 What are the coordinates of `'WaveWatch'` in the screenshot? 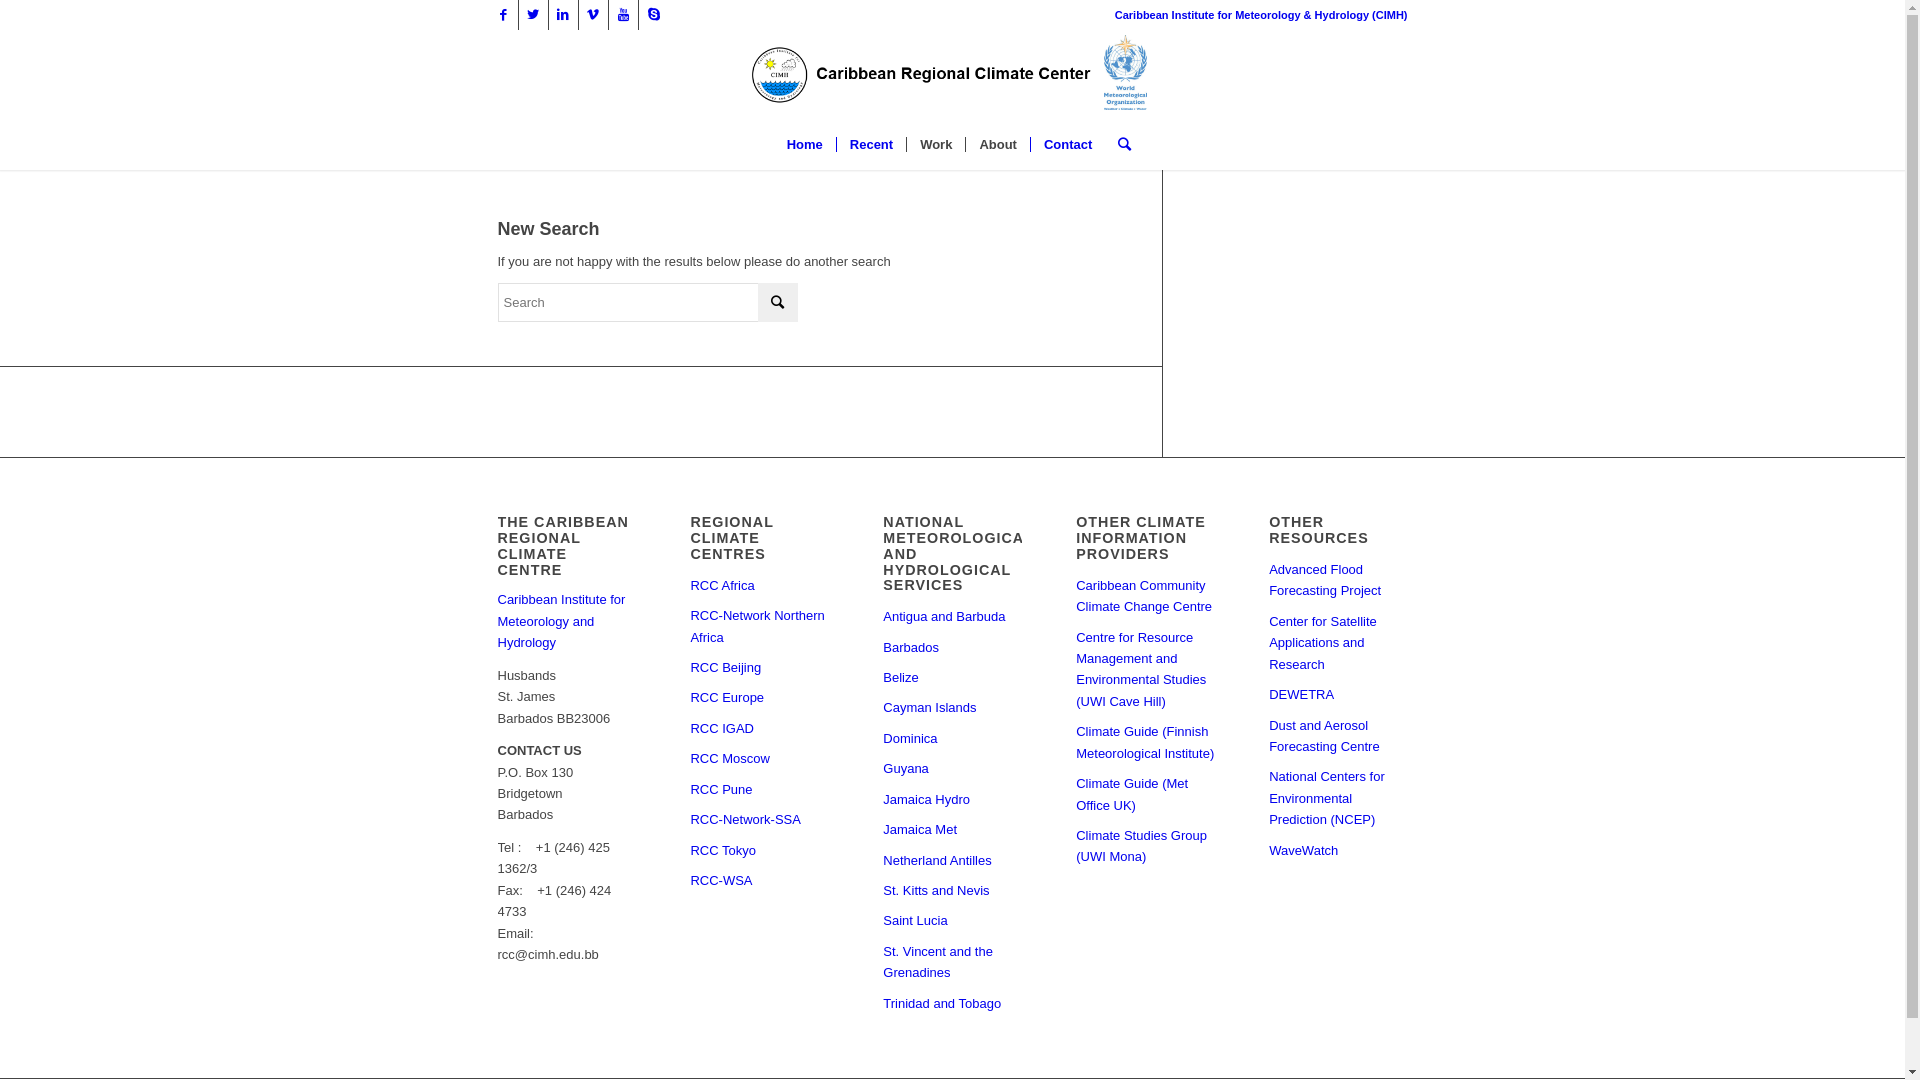 It's located at (1338, 851).